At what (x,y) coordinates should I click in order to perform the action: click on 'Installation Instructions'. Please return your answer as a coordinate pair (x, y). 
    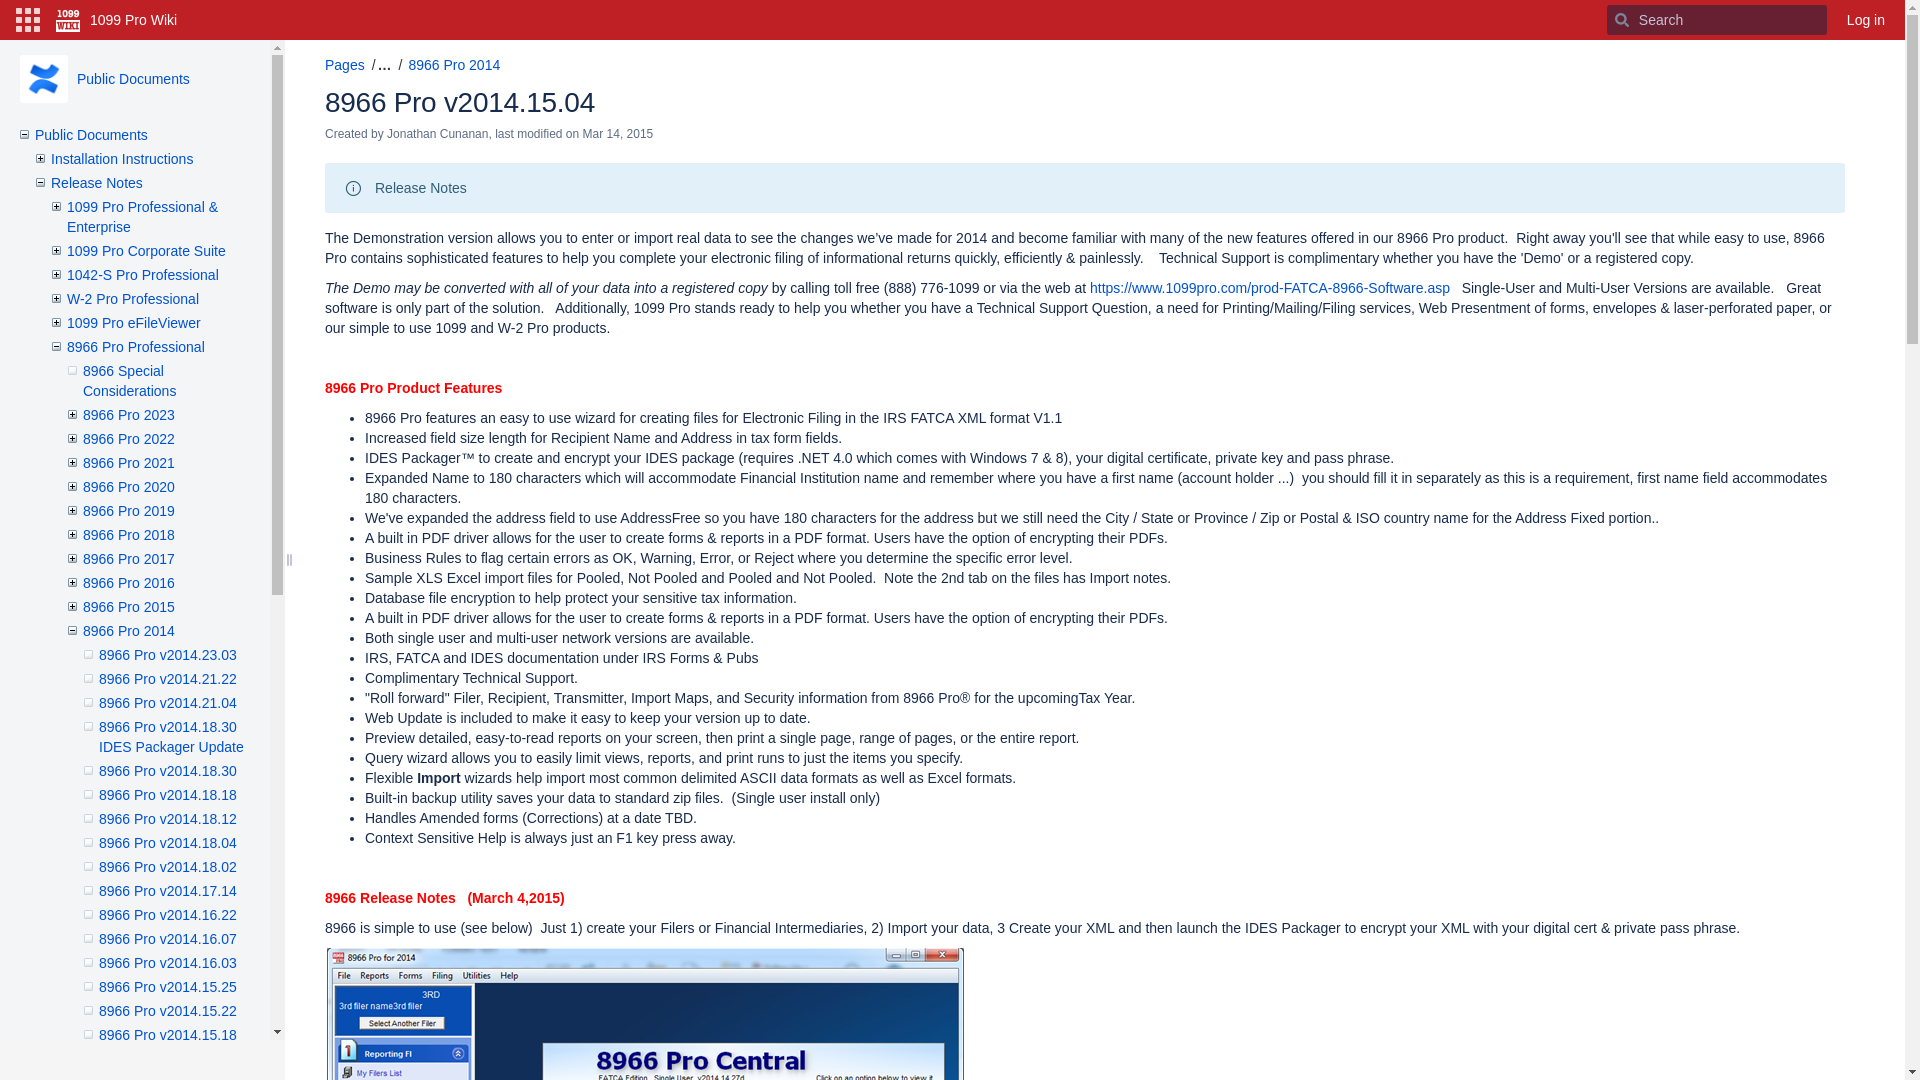
    Looking at the image, I should click on (120, 157).